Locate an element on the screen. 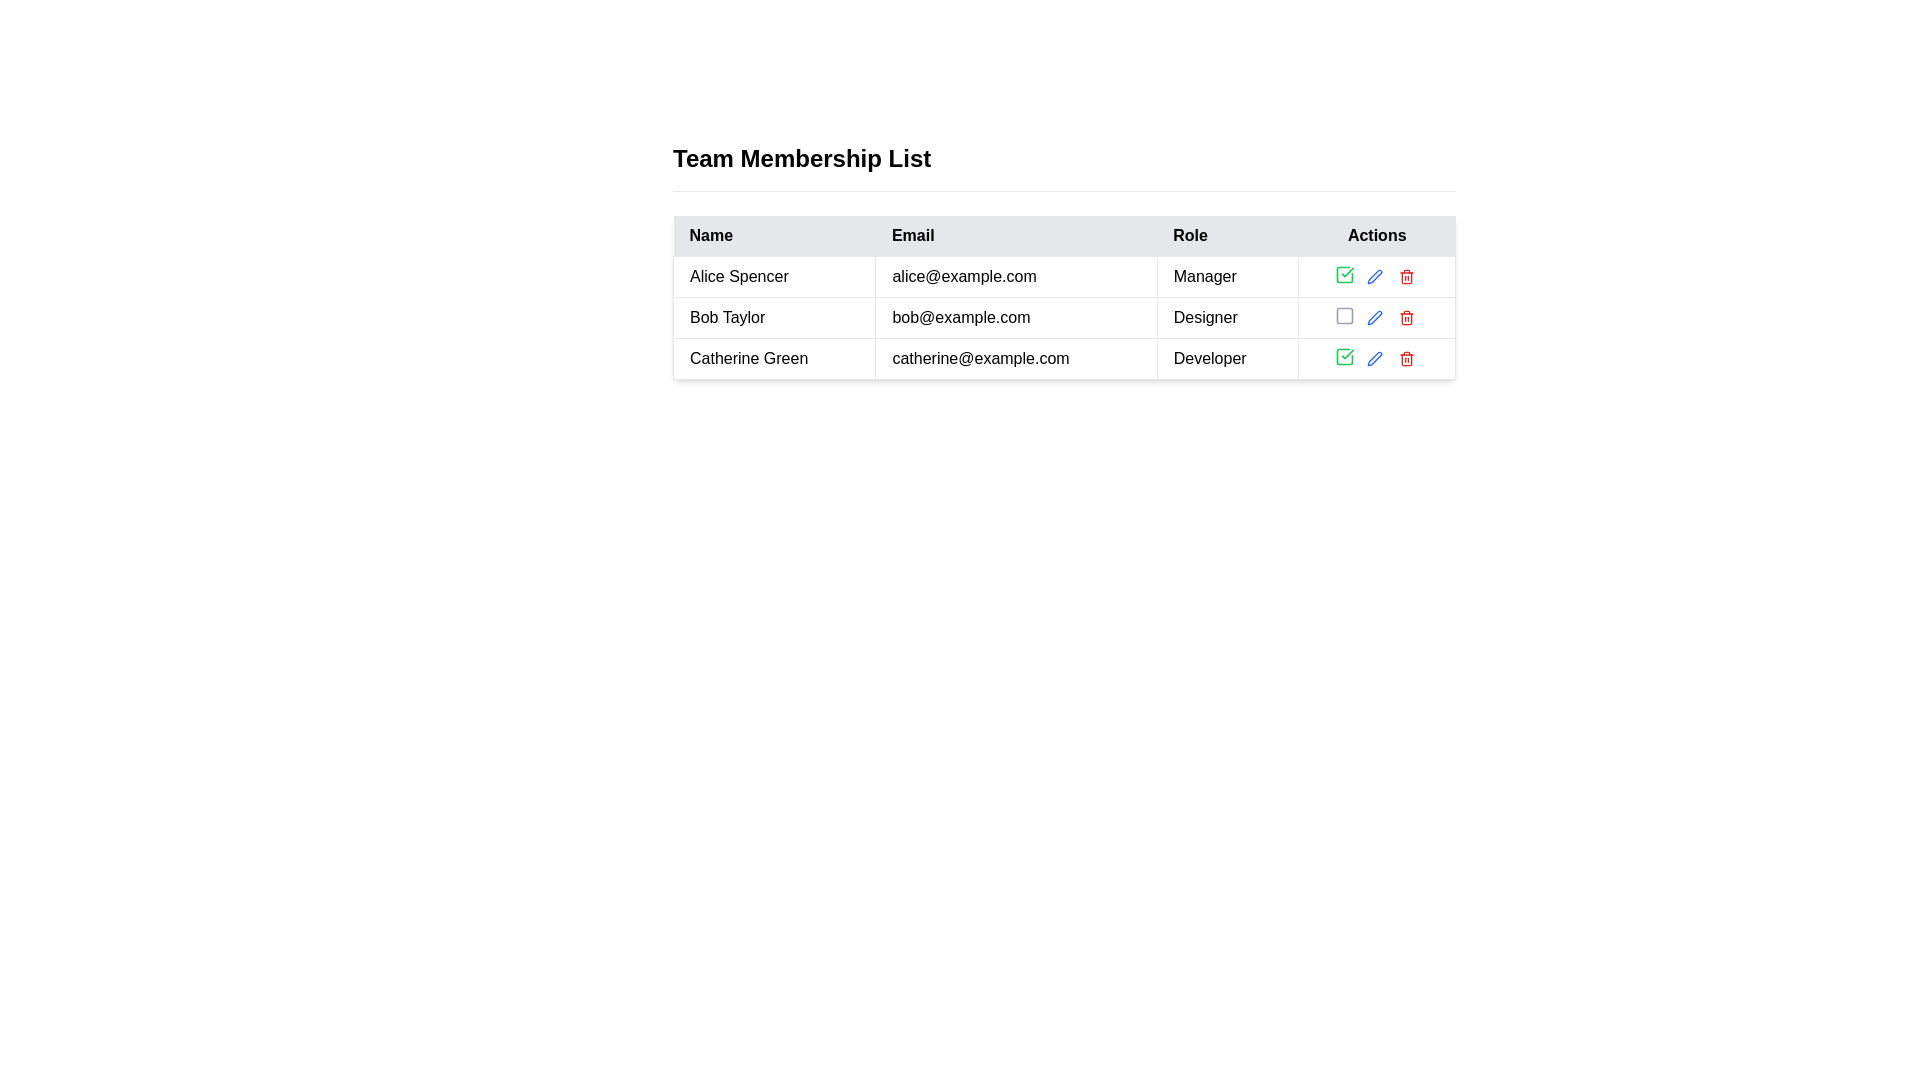  the header text labeled 'Team Membership List' that is prominently displayed at the top of the section, above the team members' table is located at coordinates (802, 157).